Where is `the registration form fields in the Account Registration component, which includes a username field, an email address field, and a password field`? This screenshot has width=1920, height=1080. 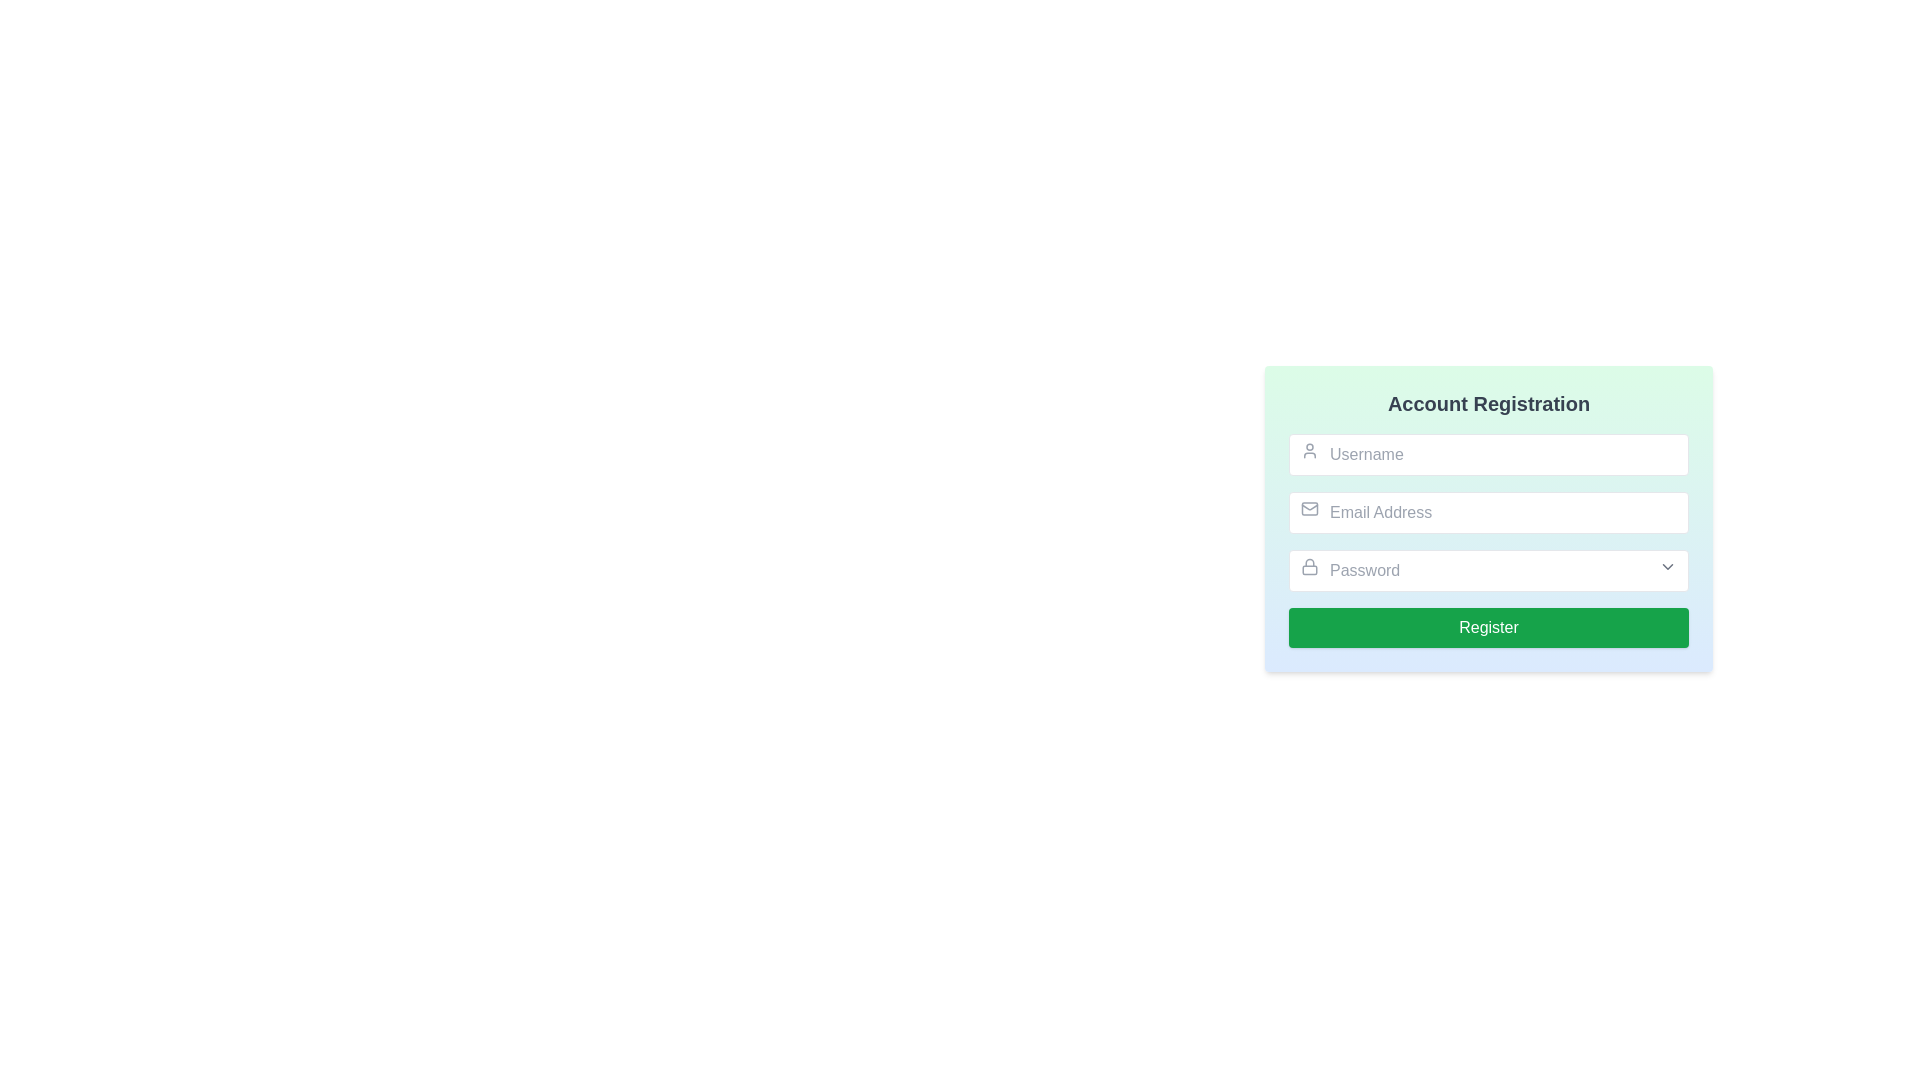 the registration form fields in the Account Registration component, which includes a username field, an email address field, and a password field is located at coordinates (1488, 518).